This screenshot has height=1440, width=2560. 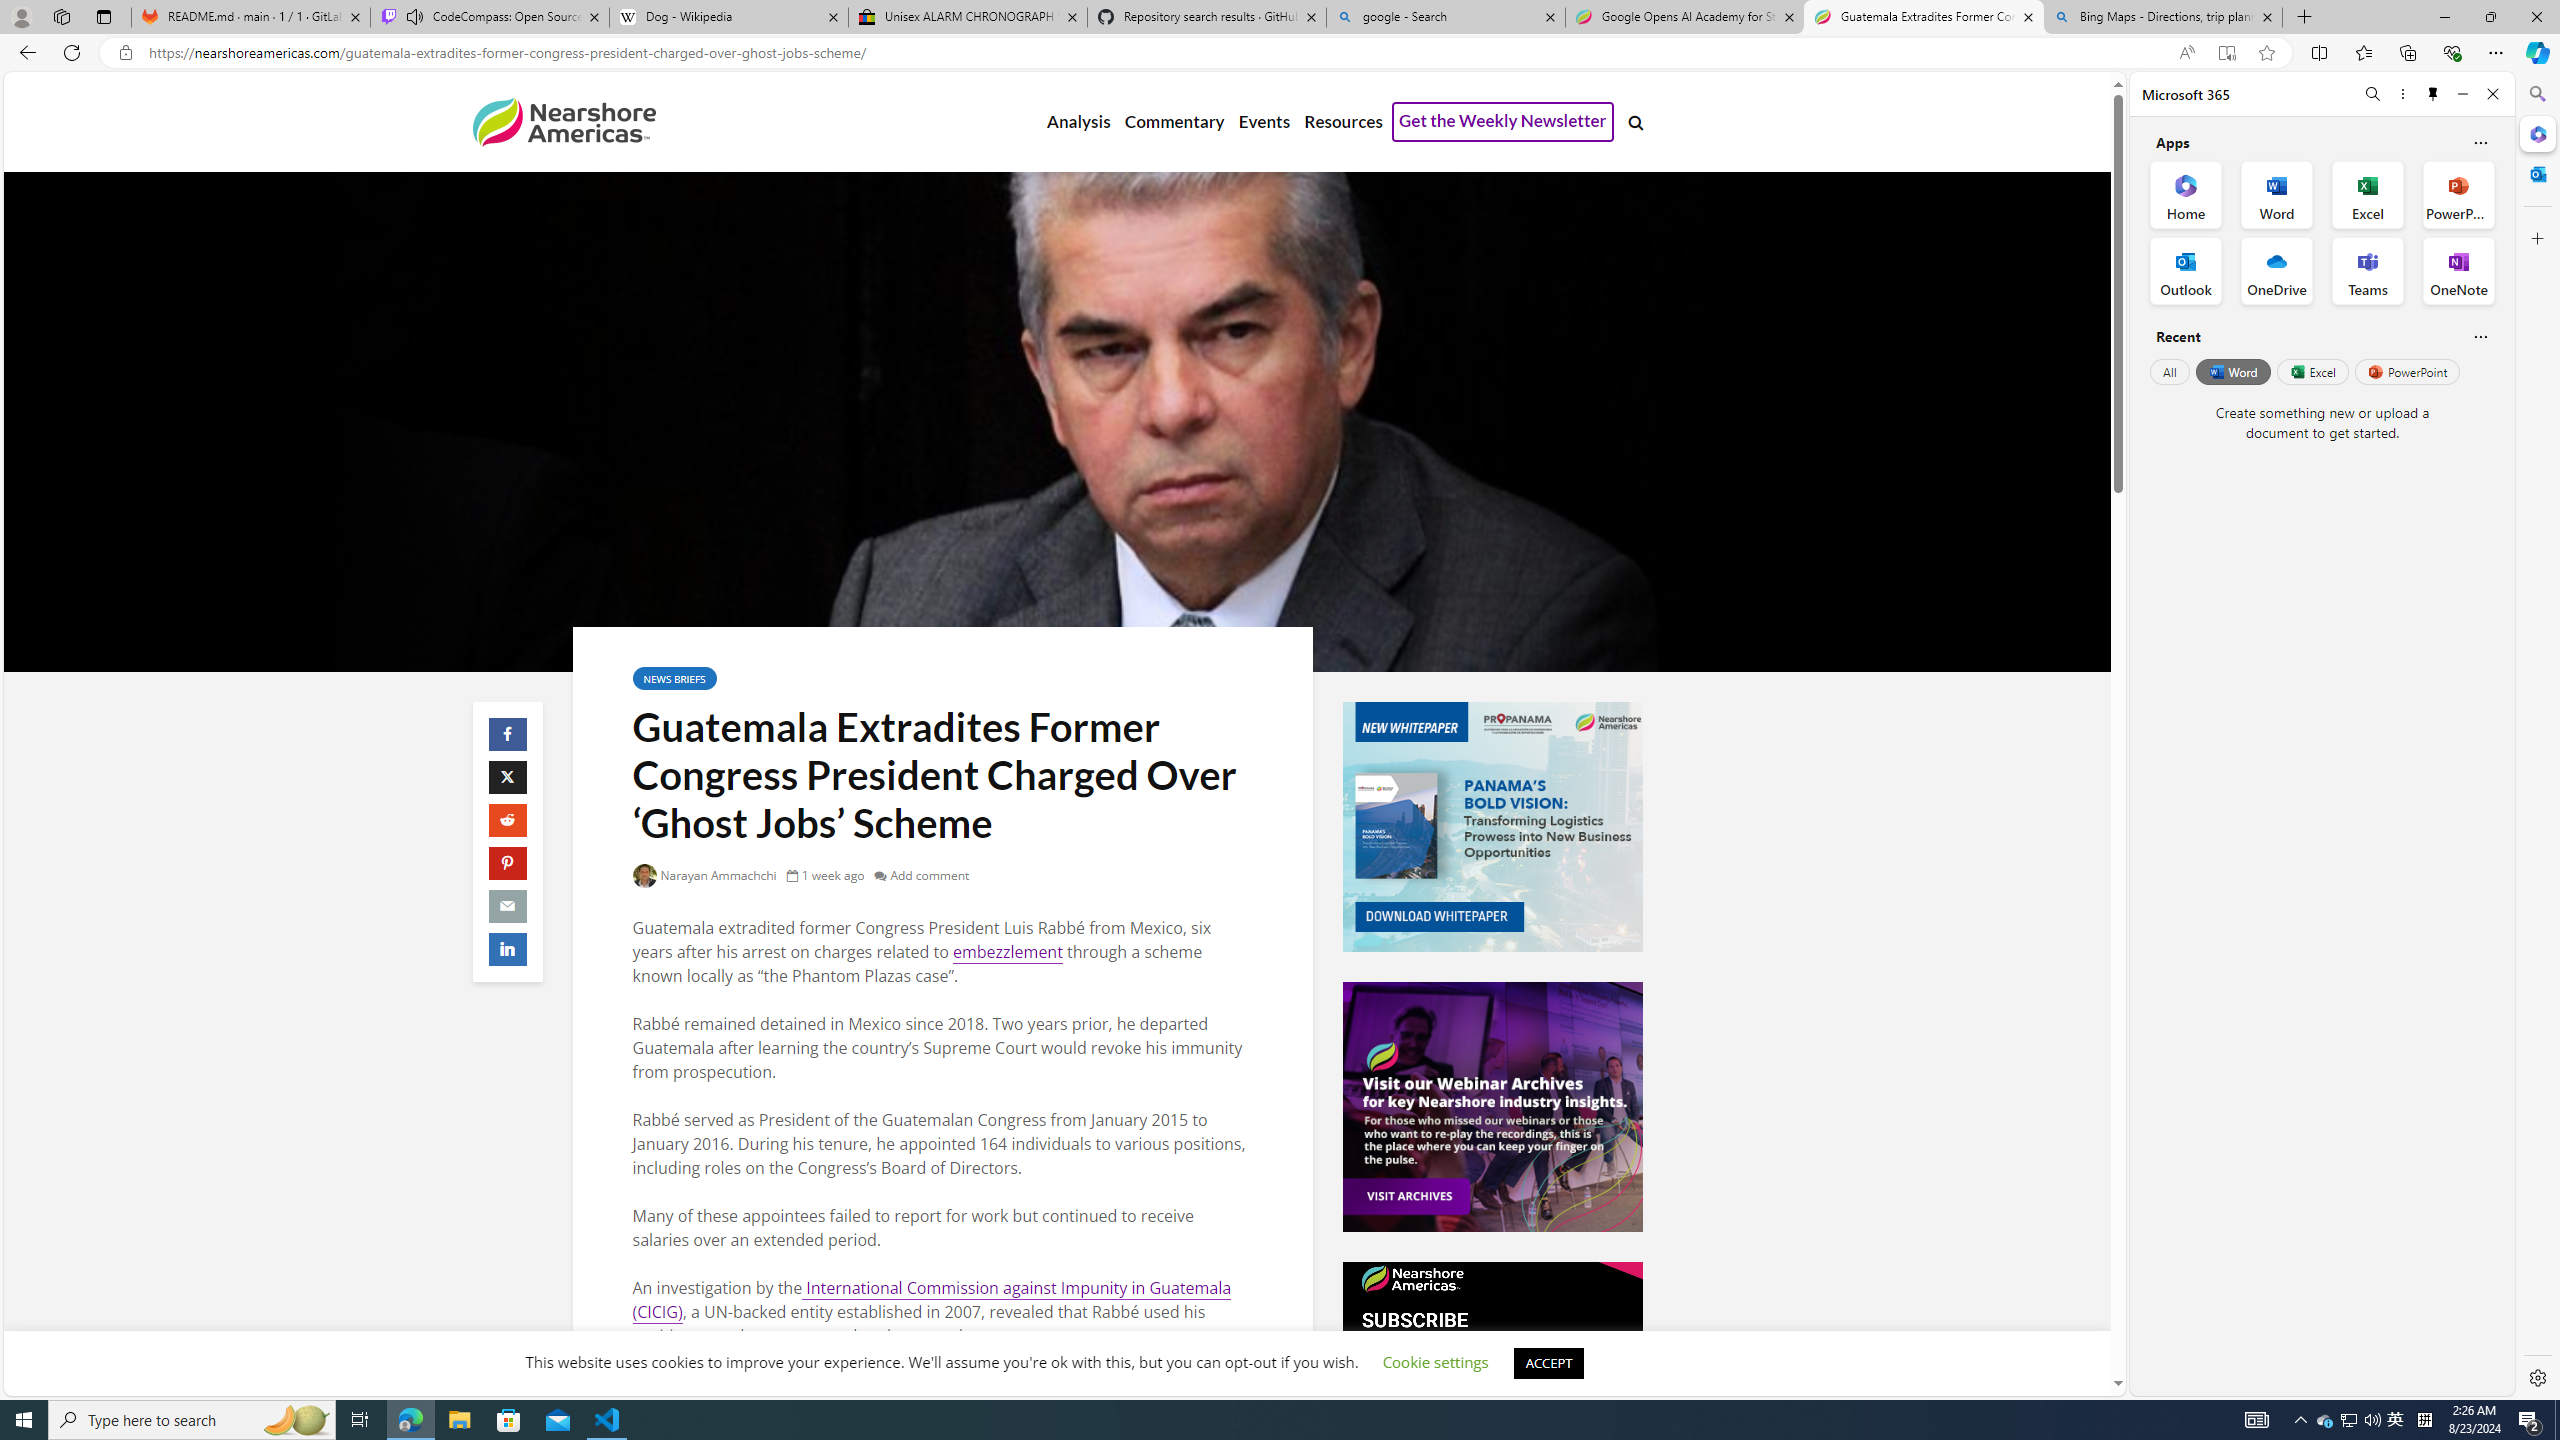 What do you see at coordinates (2311, 371) in the screenshot?
I see `'Excel'` at bounding box center [2311, 371].